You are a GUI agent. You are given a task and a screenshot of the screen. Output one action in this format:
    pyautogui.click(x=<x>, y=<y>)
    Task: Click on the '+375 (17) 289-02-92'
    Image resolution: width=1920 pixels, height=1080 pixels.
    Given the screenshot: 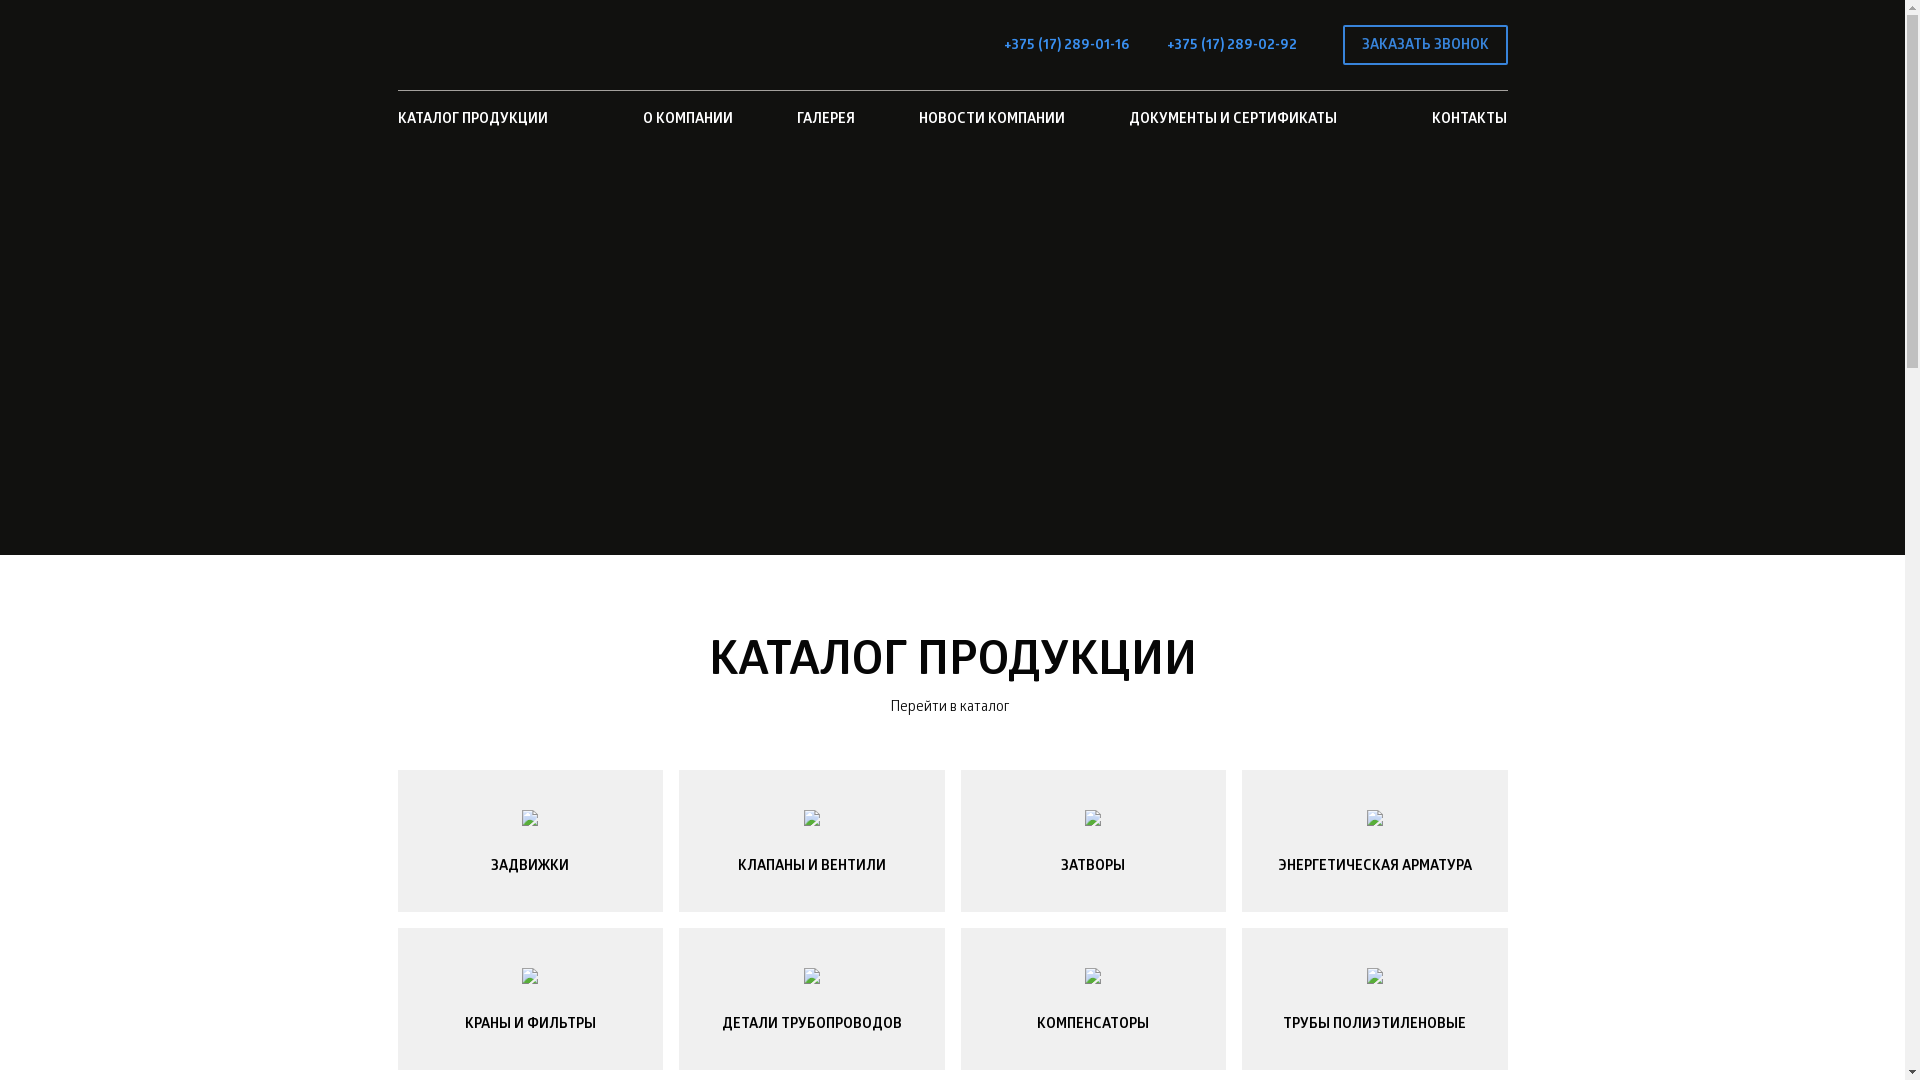 What is the action you would take?
    pyautogui.click(x=1166, y=45)
    